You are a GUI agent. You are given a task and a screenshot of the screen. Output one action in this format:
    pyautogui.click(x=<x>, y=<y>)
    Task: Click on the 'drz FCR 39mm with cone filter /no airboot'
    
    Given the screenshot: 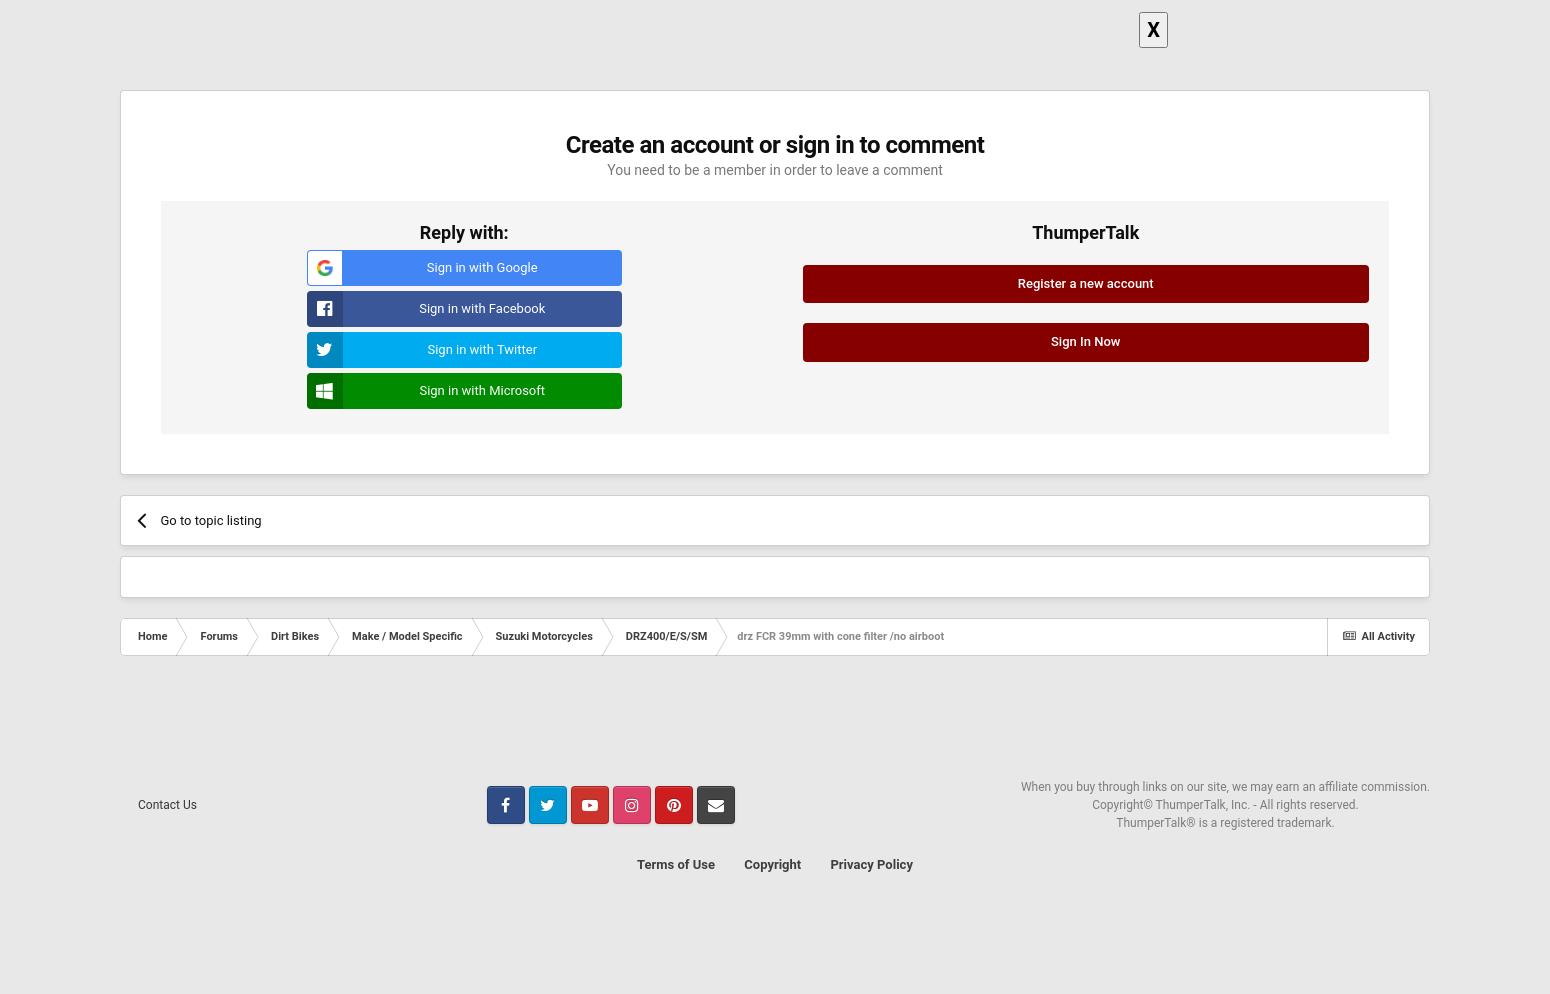 What is the action you would take?
    pyautogui.click(x=839, y=635)
    